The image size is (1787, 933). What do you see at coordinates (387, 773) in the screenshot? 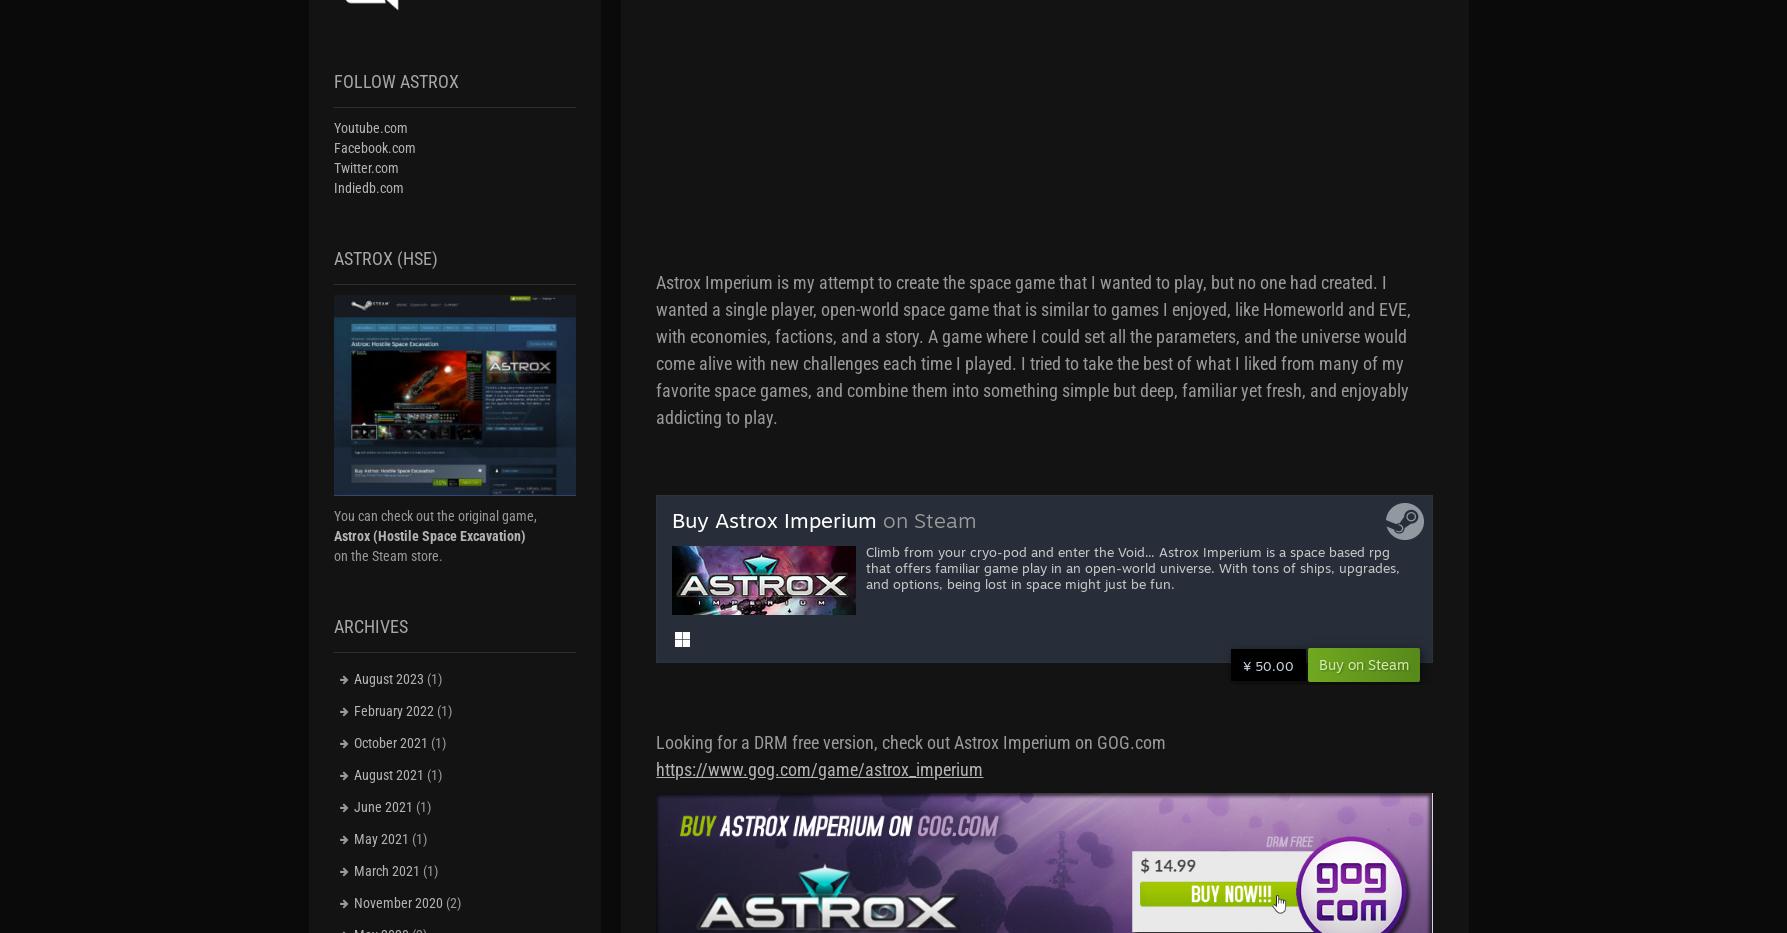
I see `'August 2021'` at bounding box center [387, 773].